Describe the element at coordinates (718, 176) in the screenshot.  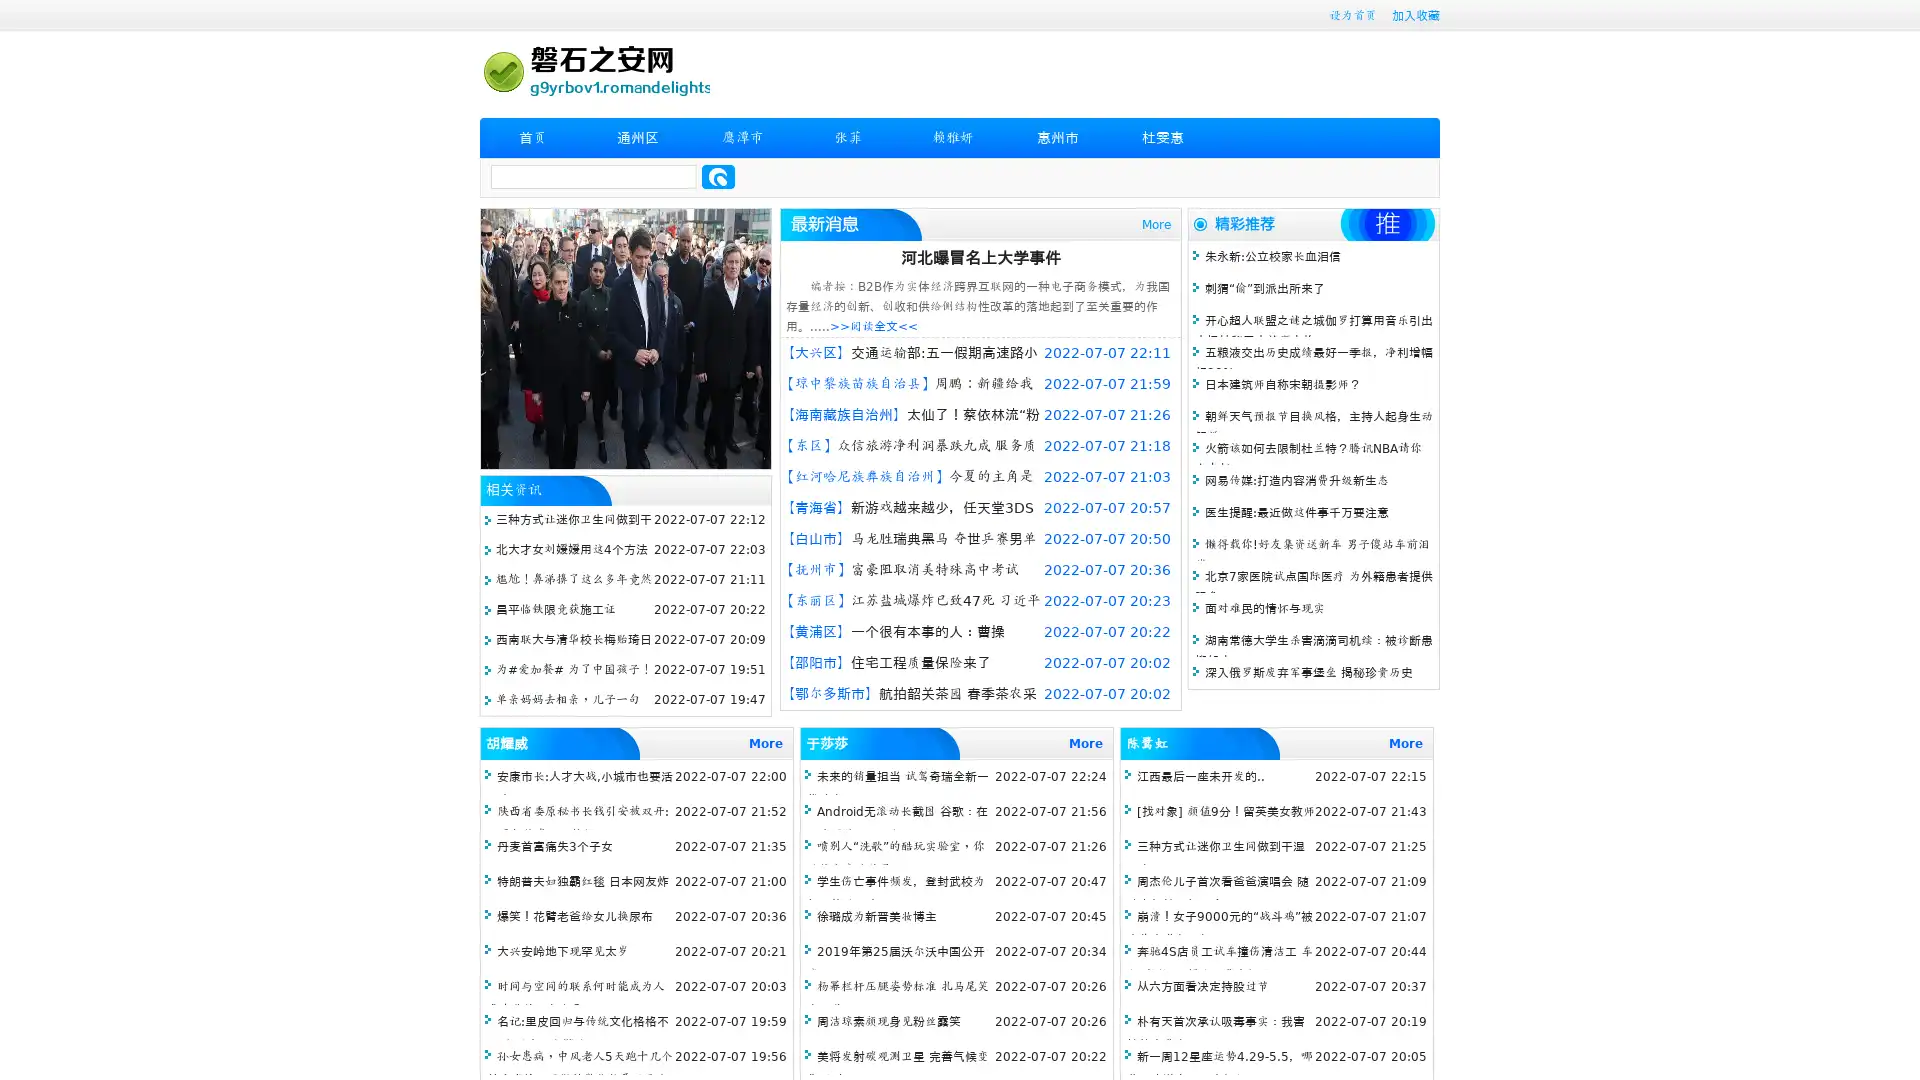
I see `Search` at that location.